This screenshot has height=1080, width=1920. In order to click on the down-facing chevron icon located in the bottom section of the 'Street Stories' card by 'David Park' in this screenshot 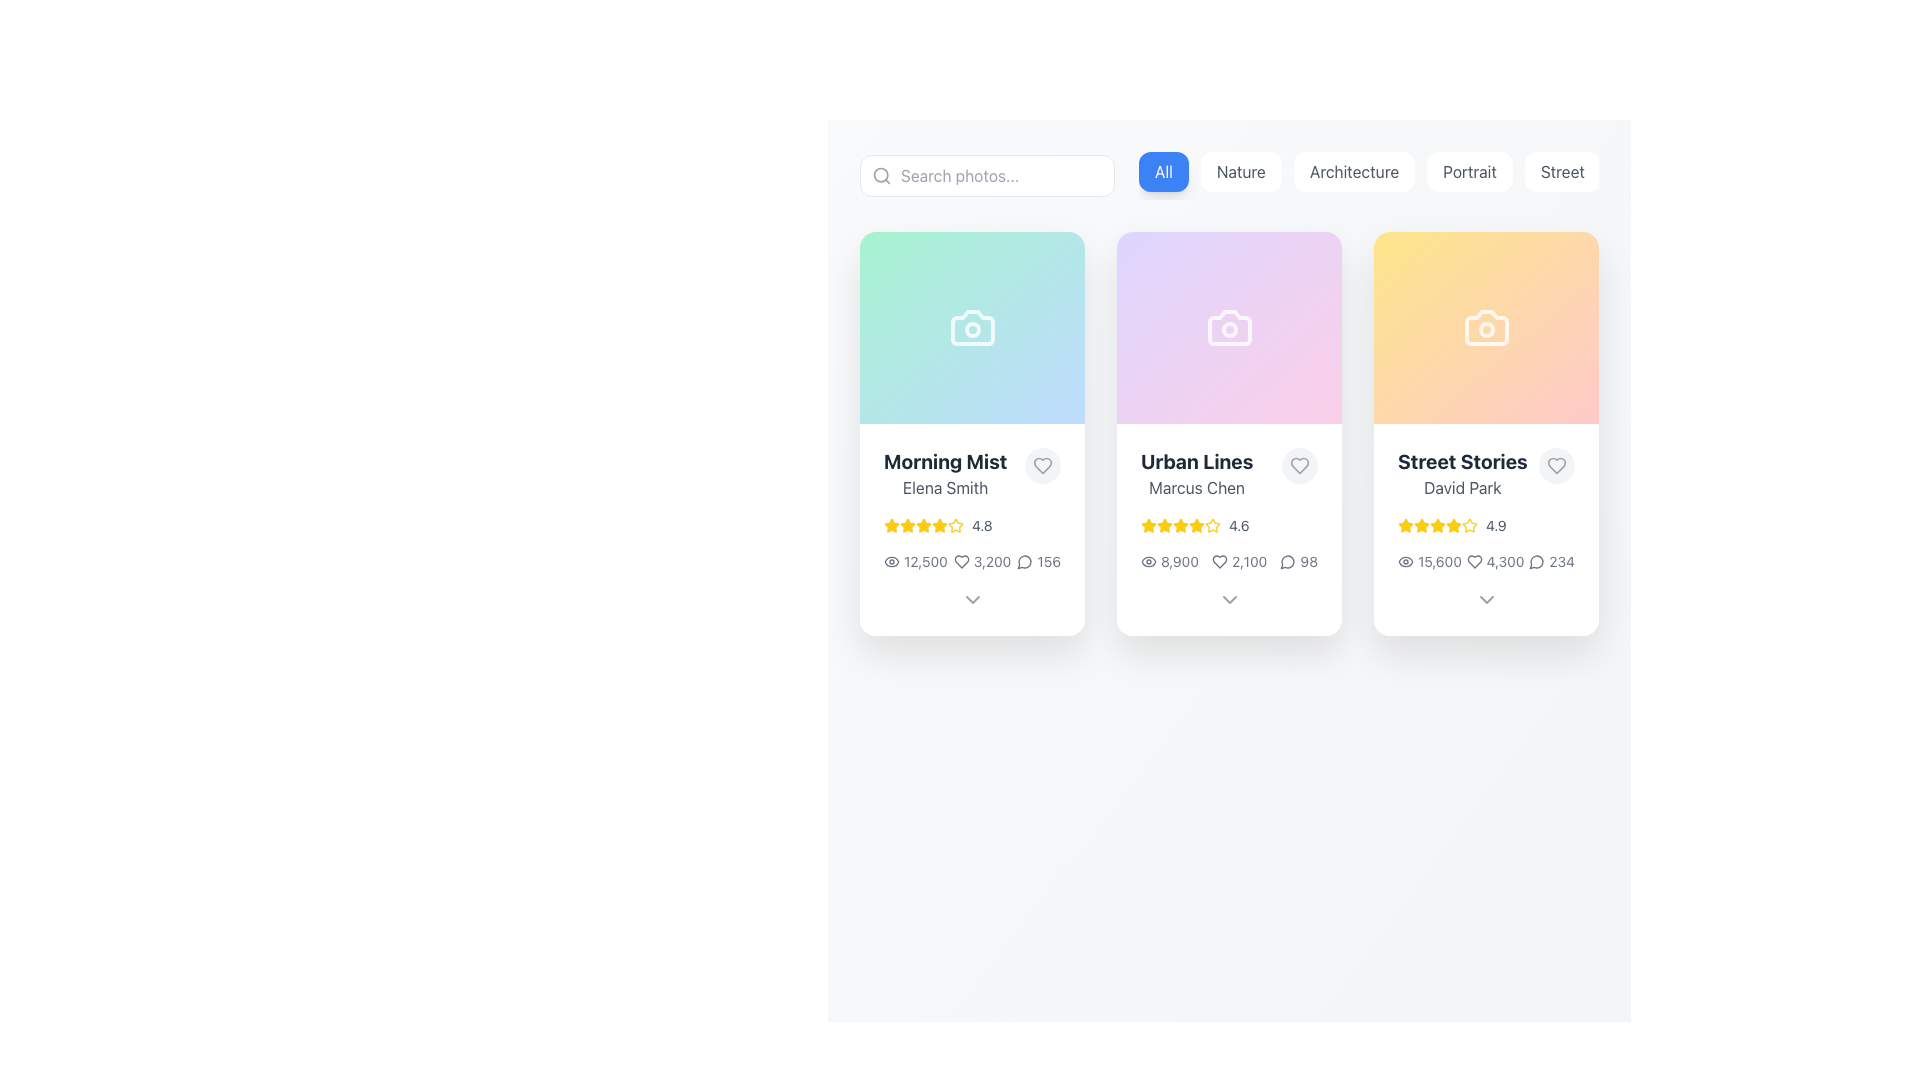, I will do `click(1486, 599)`.